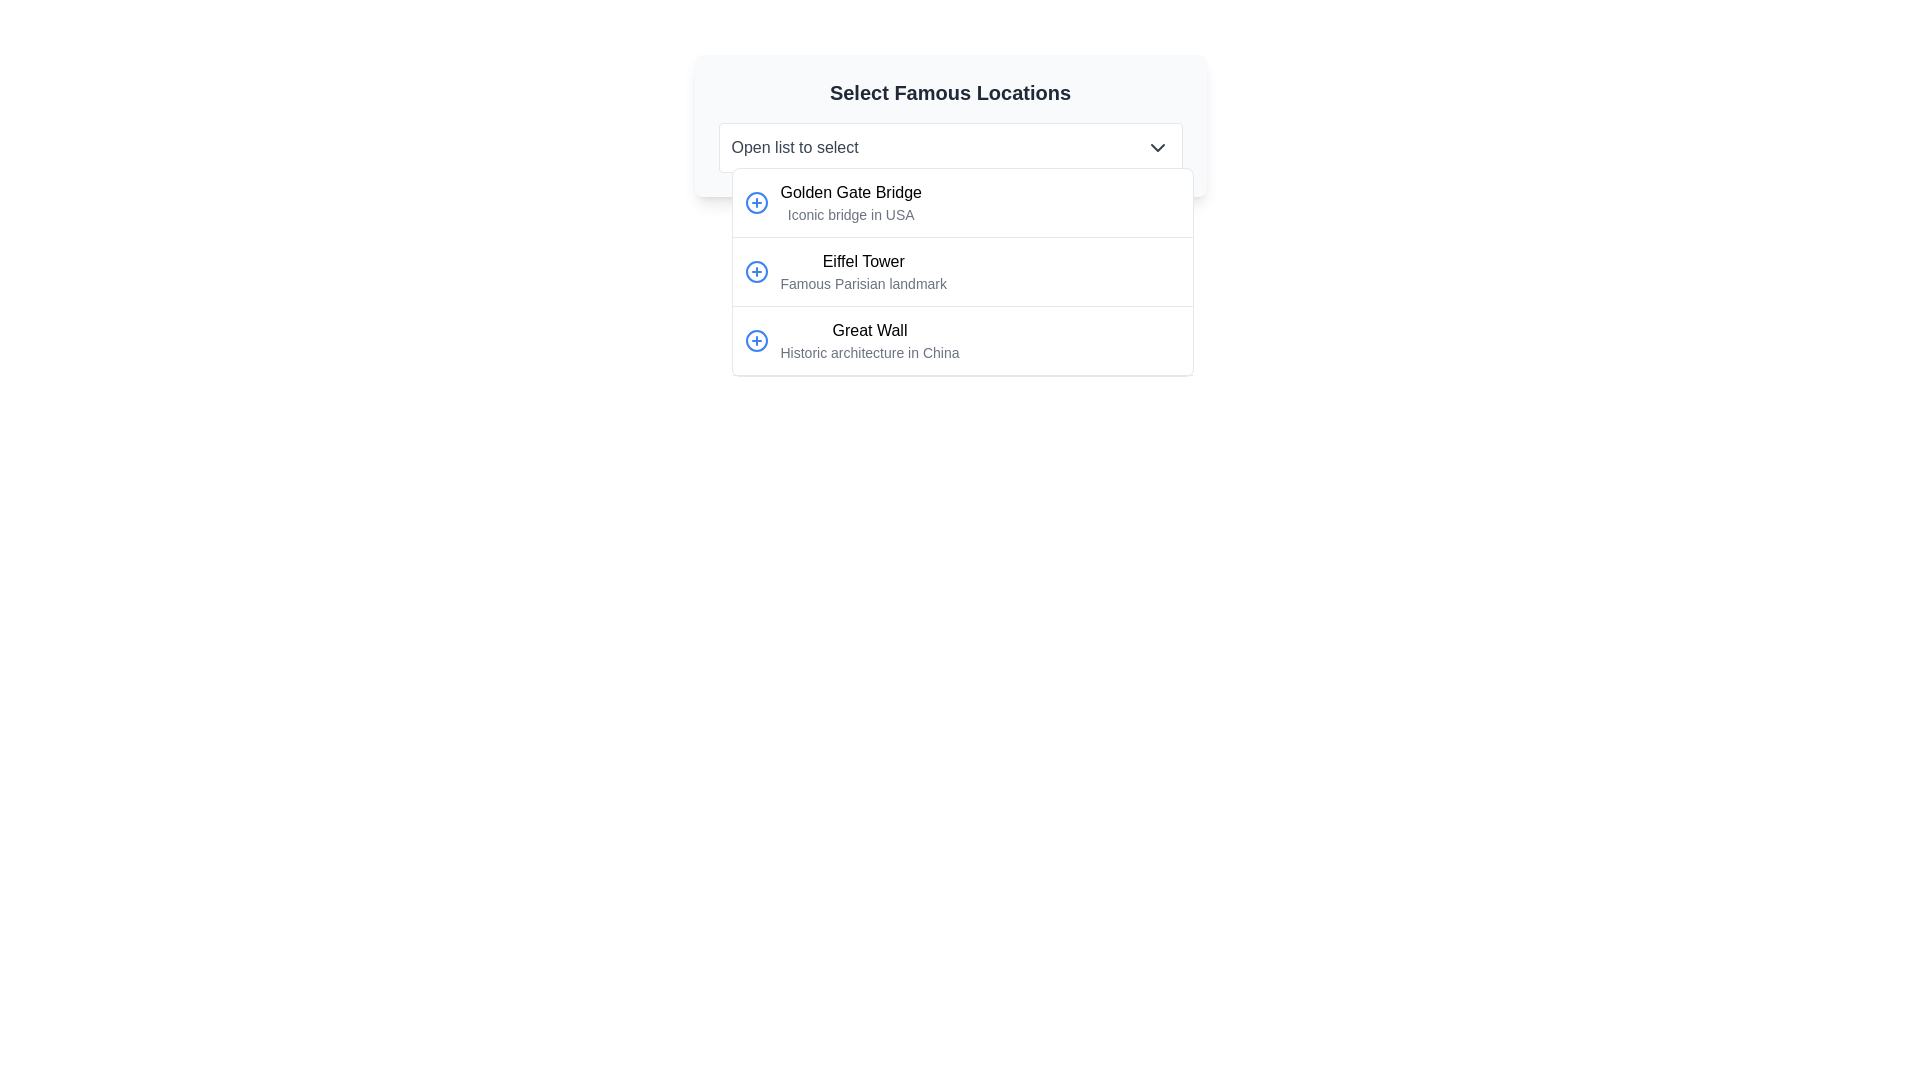 This screenshot has width=1920, height=1080. I want to click on text label displaying 'Great Wall' within the dropdown menu labeled 'Select Famous Locations' to understand its context, so click(869, 330).